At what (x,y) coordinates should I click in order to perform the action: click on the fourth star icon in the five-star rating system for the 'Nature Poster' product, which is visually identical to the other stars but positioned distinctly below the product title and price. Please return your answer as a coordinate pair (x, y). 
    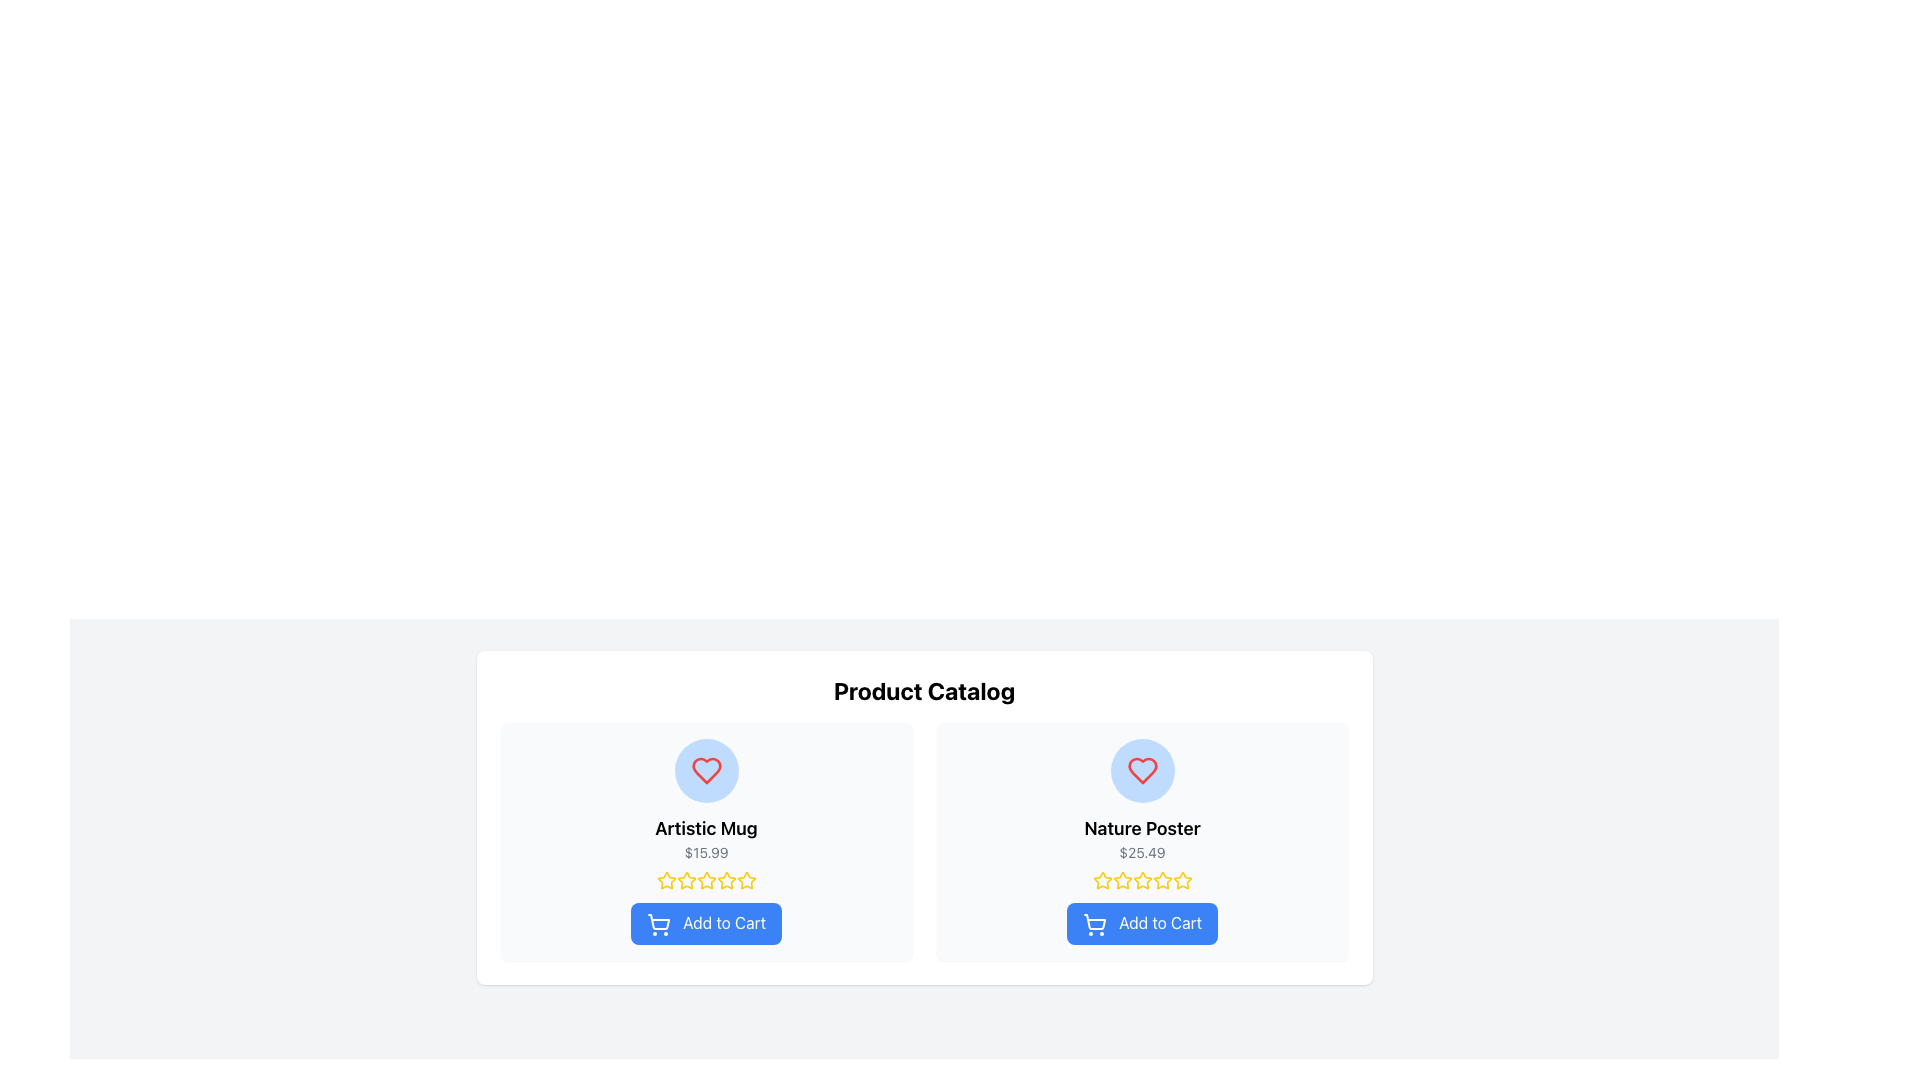
    Looking at the image, I should click on (1142, 879).